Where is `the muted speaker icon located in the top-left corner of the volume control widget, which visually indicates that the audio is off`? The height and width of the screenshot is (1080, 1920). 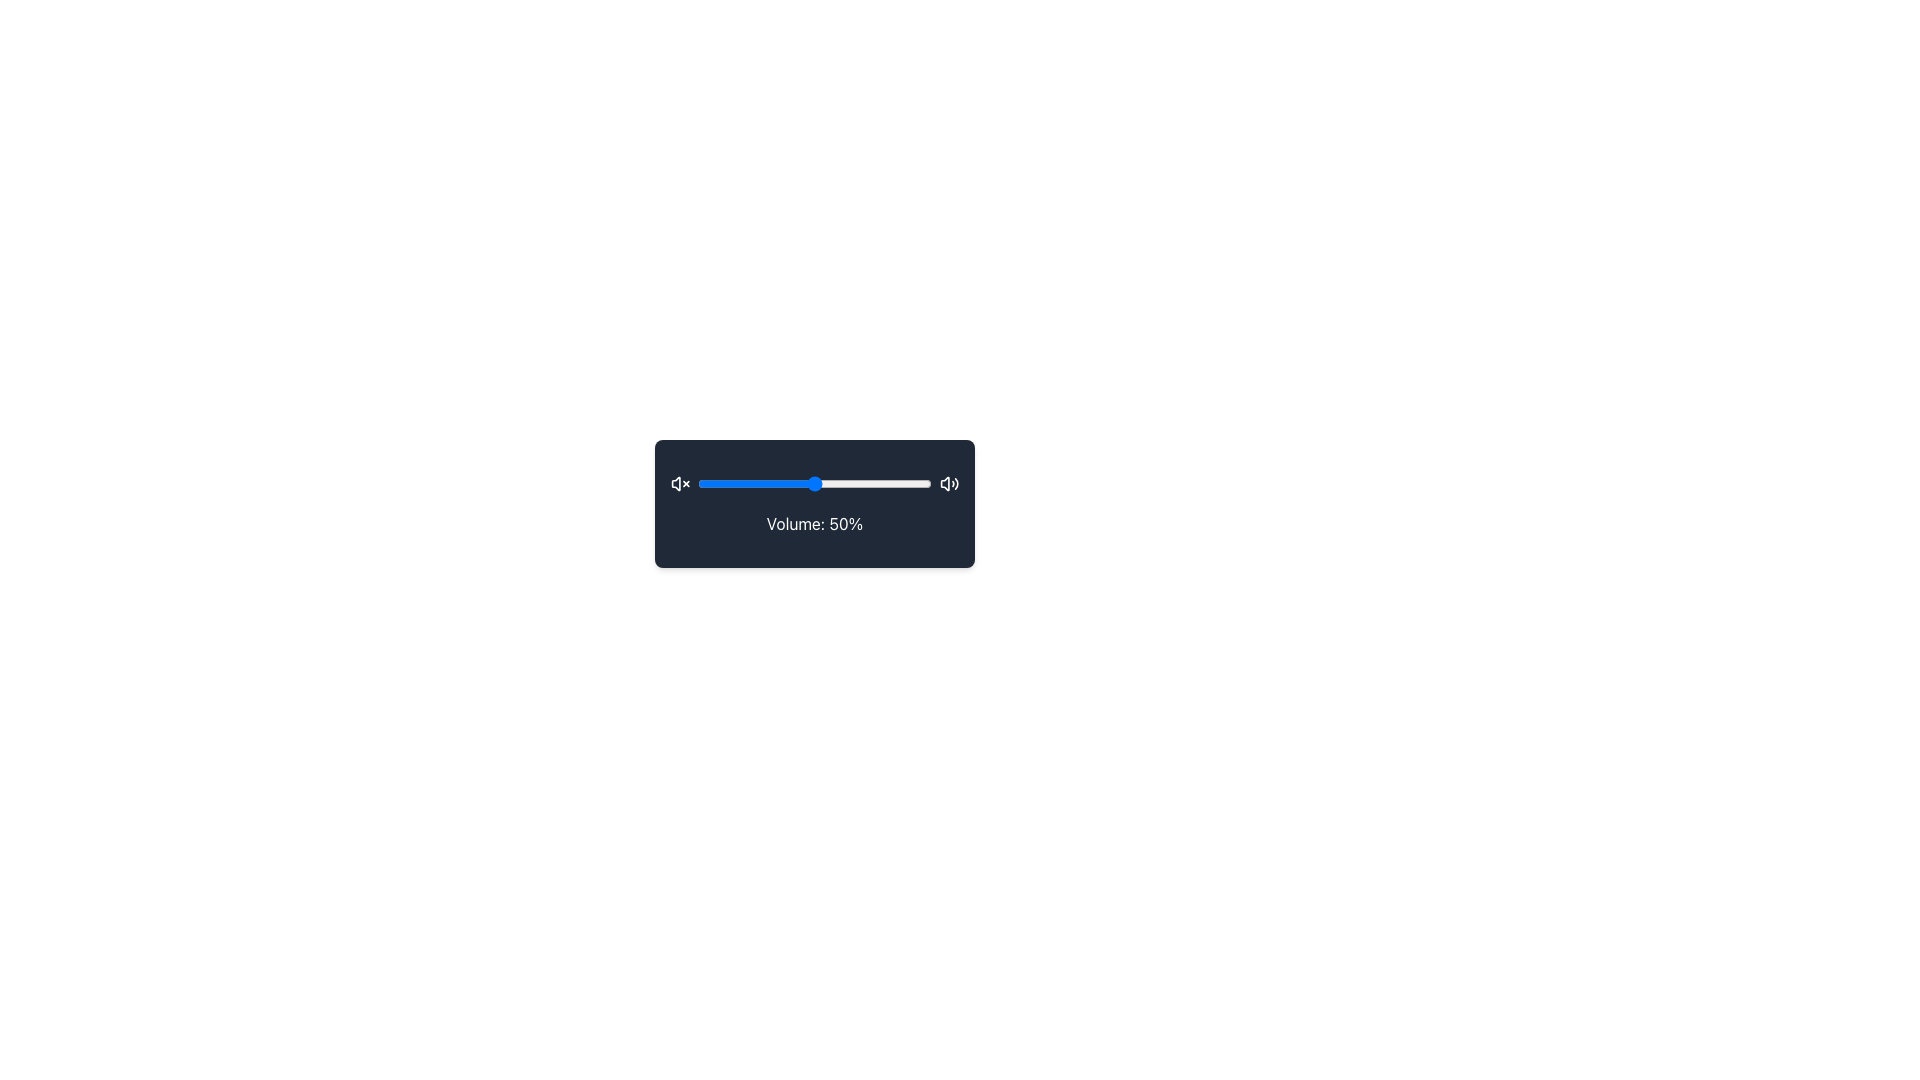
the muted speaker icon located in the top-left corner of the volume control widget, which visually indicates that the audio is off is located at coordinates (676, 483).